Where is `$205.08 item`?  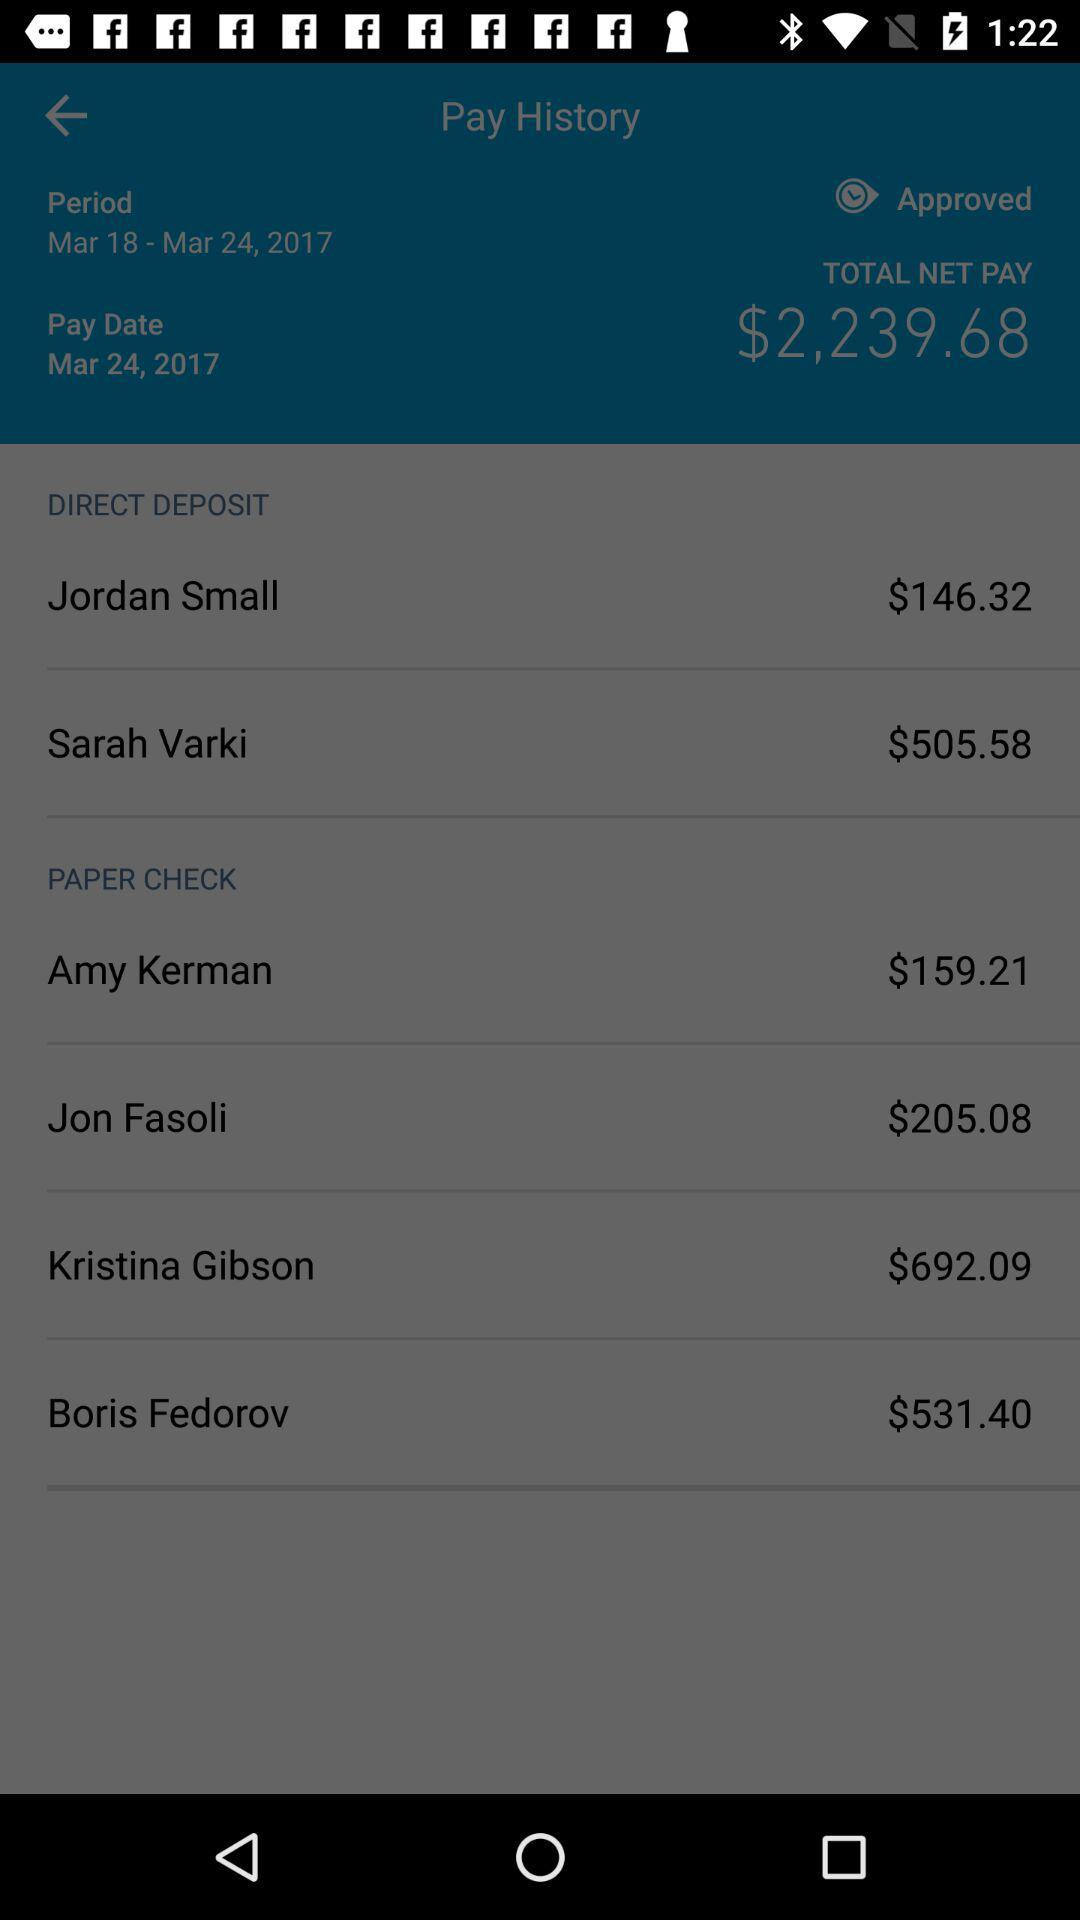
$205.08 item is located at coordinates (959, 1116).